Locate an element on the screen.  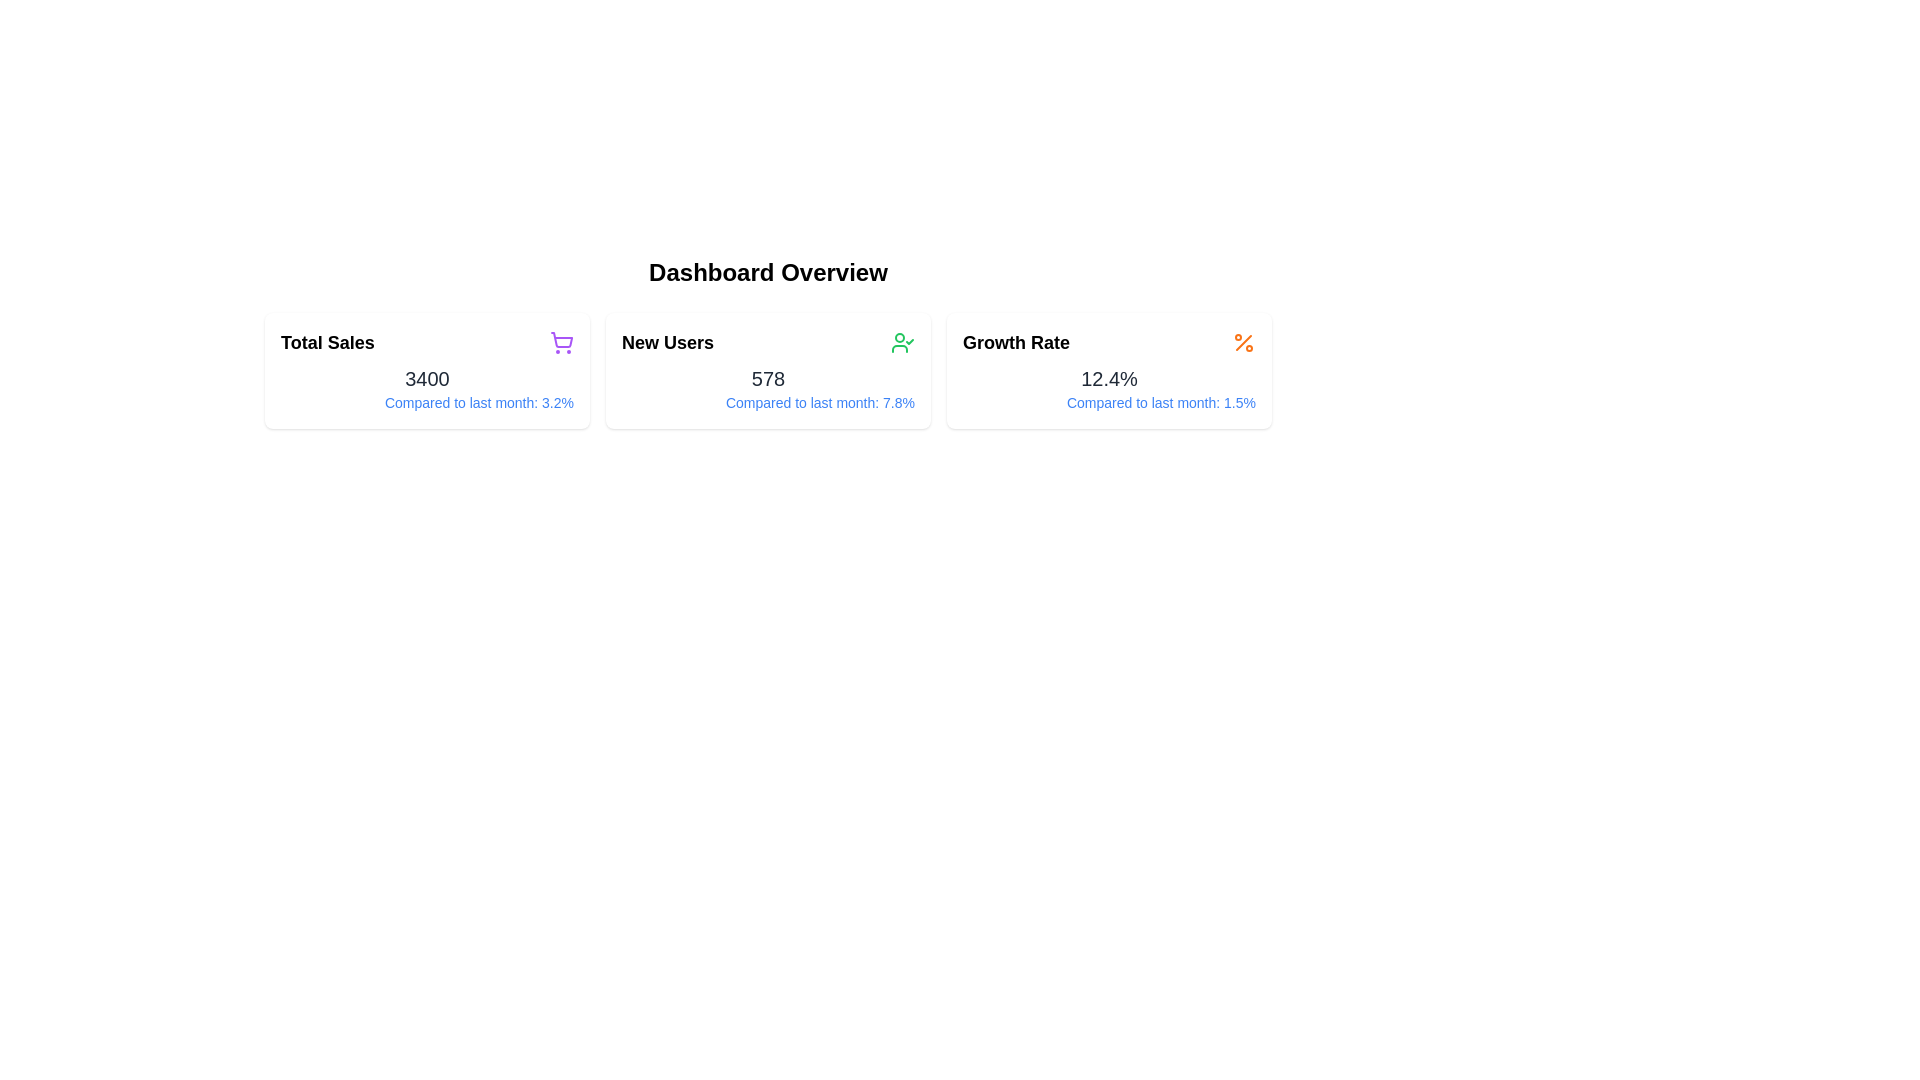
the decorative line within the orange percentage icon located in the 'Growth Rate' card in the dashboard, which is positioned diagonally between two circular shapes is located at coordinates (1242, 342).